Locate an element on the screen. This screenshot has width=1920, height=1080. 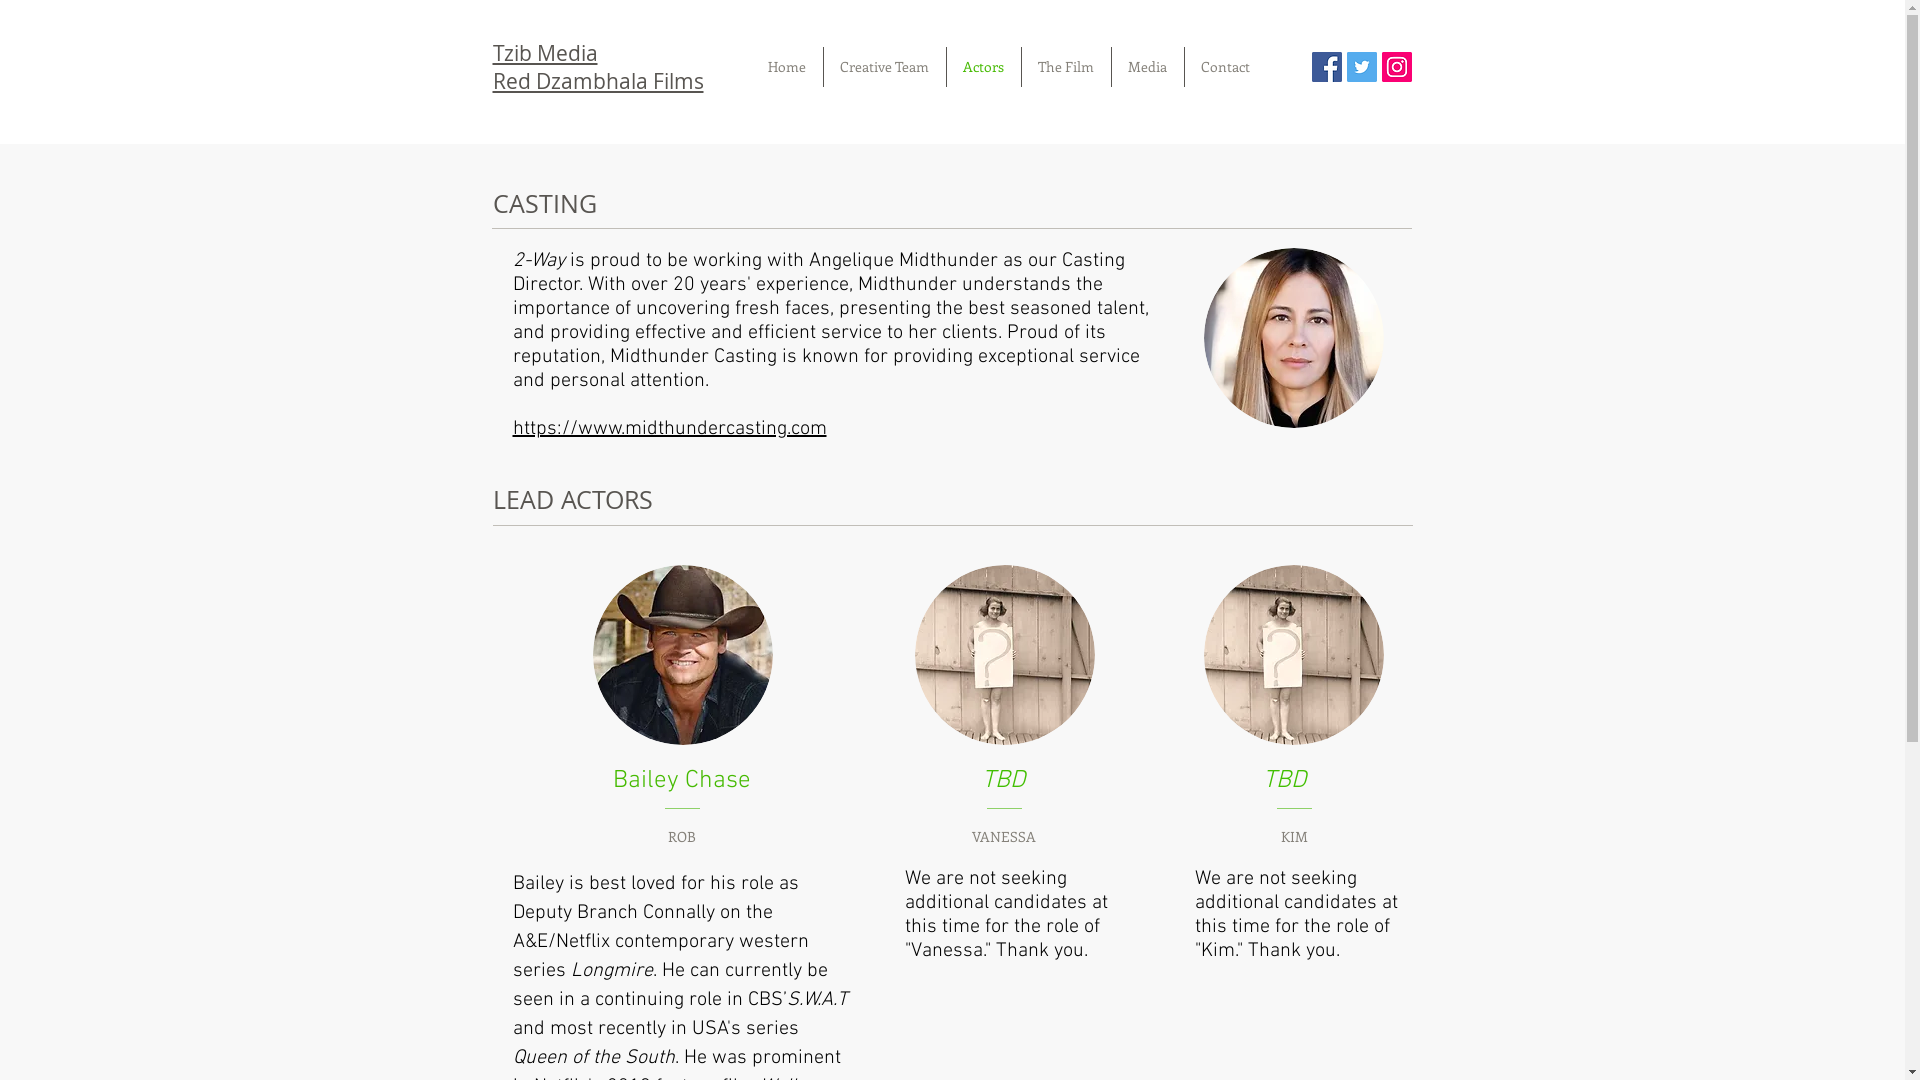
'https://www.midthundercasting.com' is located at coordinates (668, 427).